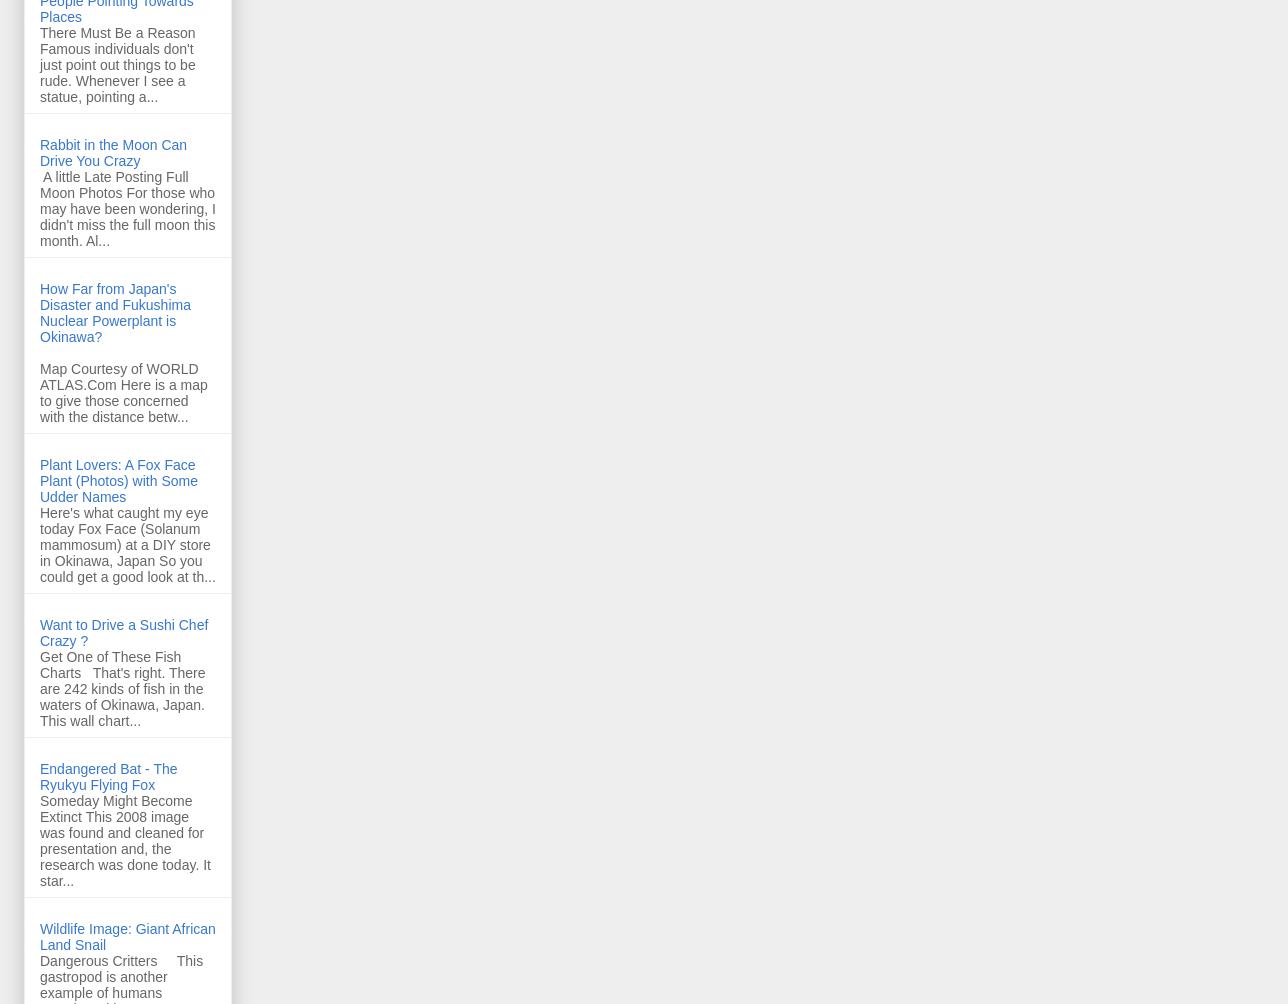 Image resolution: width=1288 pixels, height=1004 pixels. I want to click on 'A little Late Posting Full Moon Photos           For those who may have been wondering, I didn't miss the full moon this month.     Al...', so click(127, 207).